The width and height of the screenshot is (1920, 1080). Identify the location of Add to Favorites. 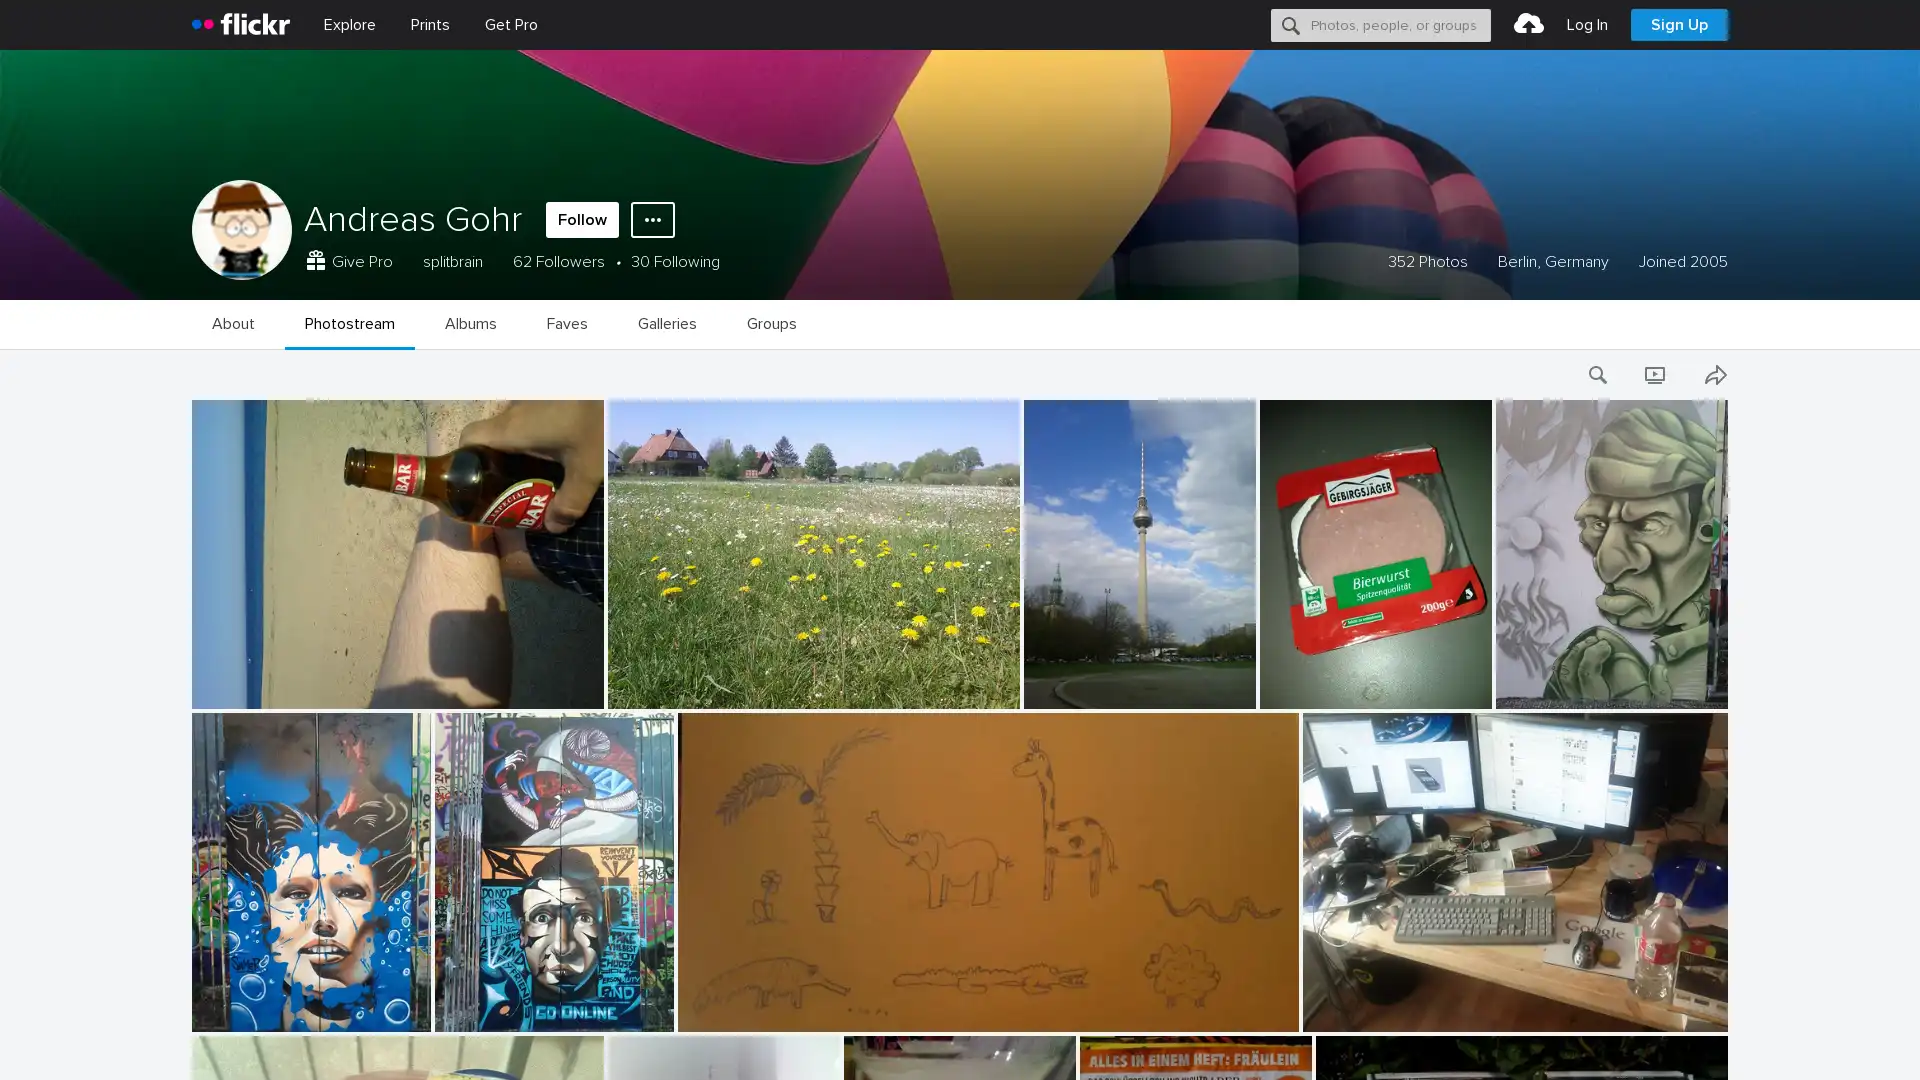
(192, 705).